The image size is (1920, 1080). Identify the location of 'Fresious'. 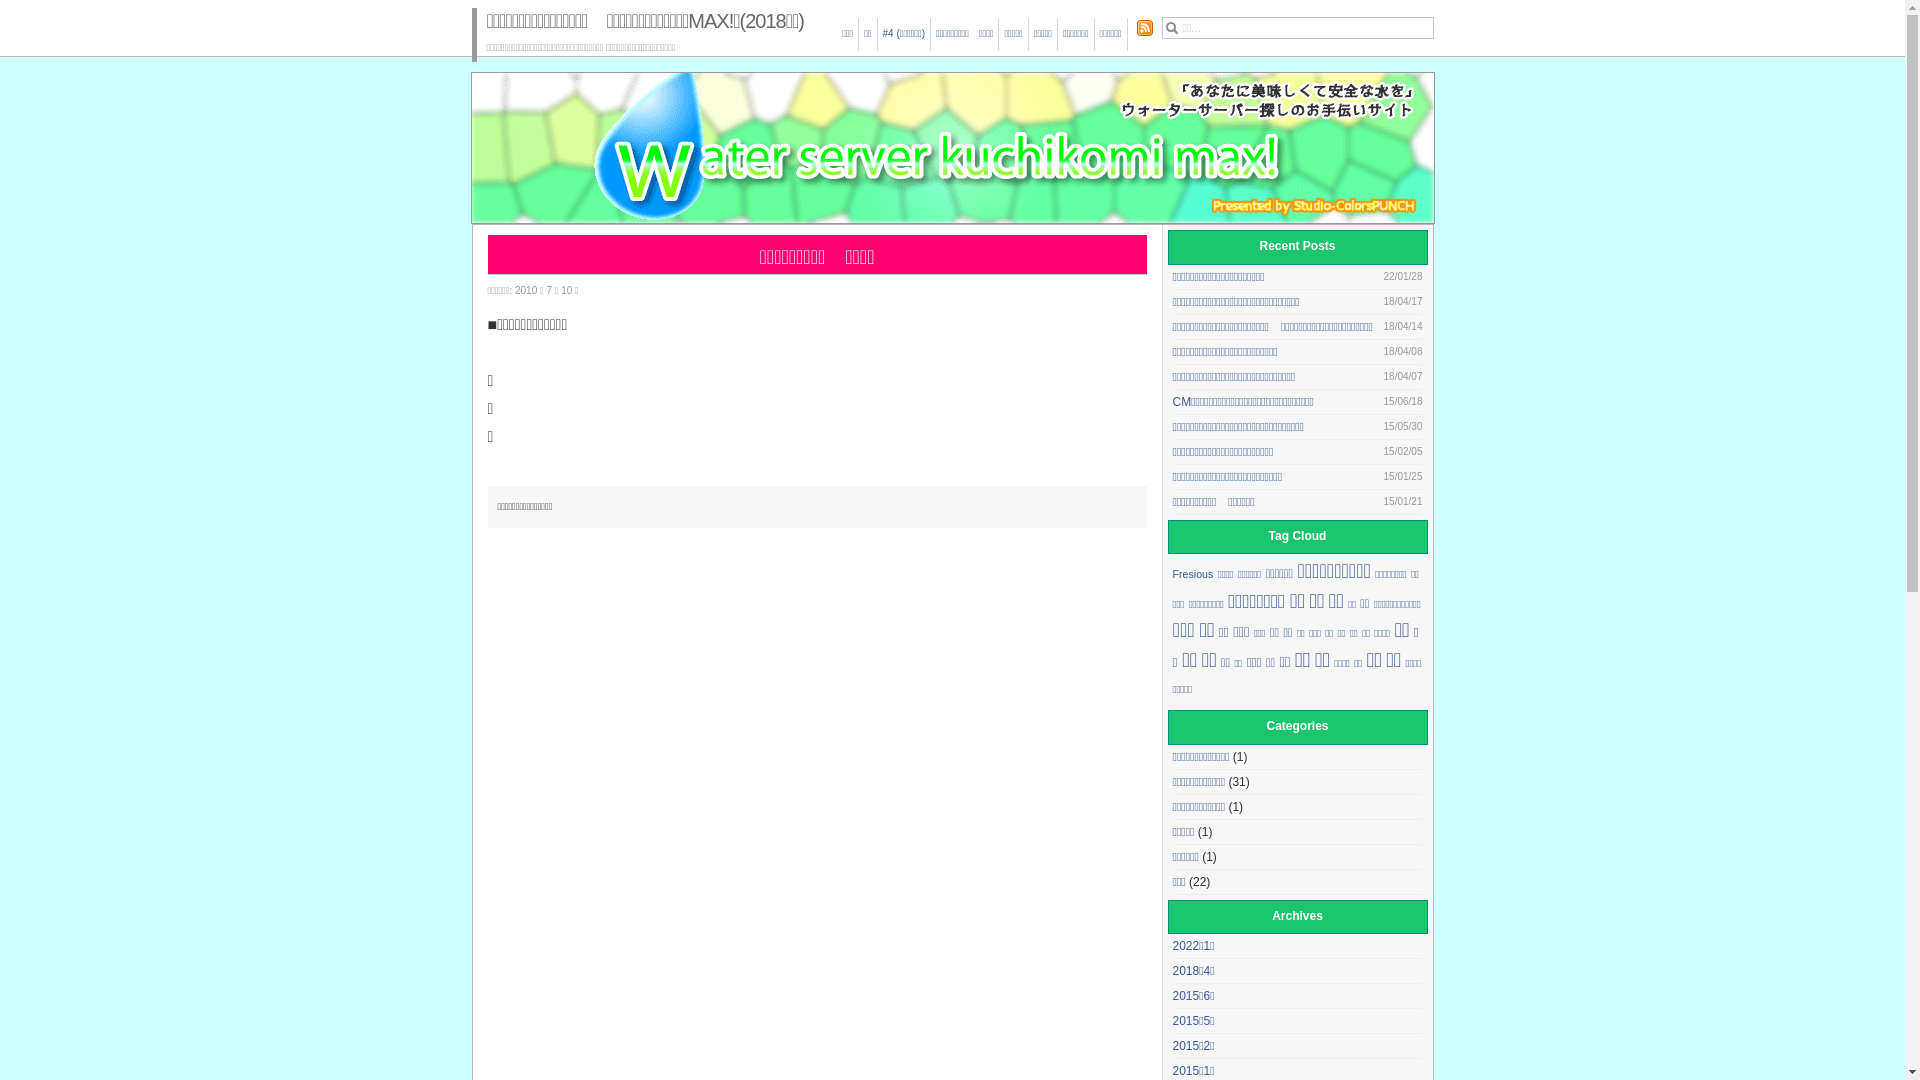
(1192, 574).